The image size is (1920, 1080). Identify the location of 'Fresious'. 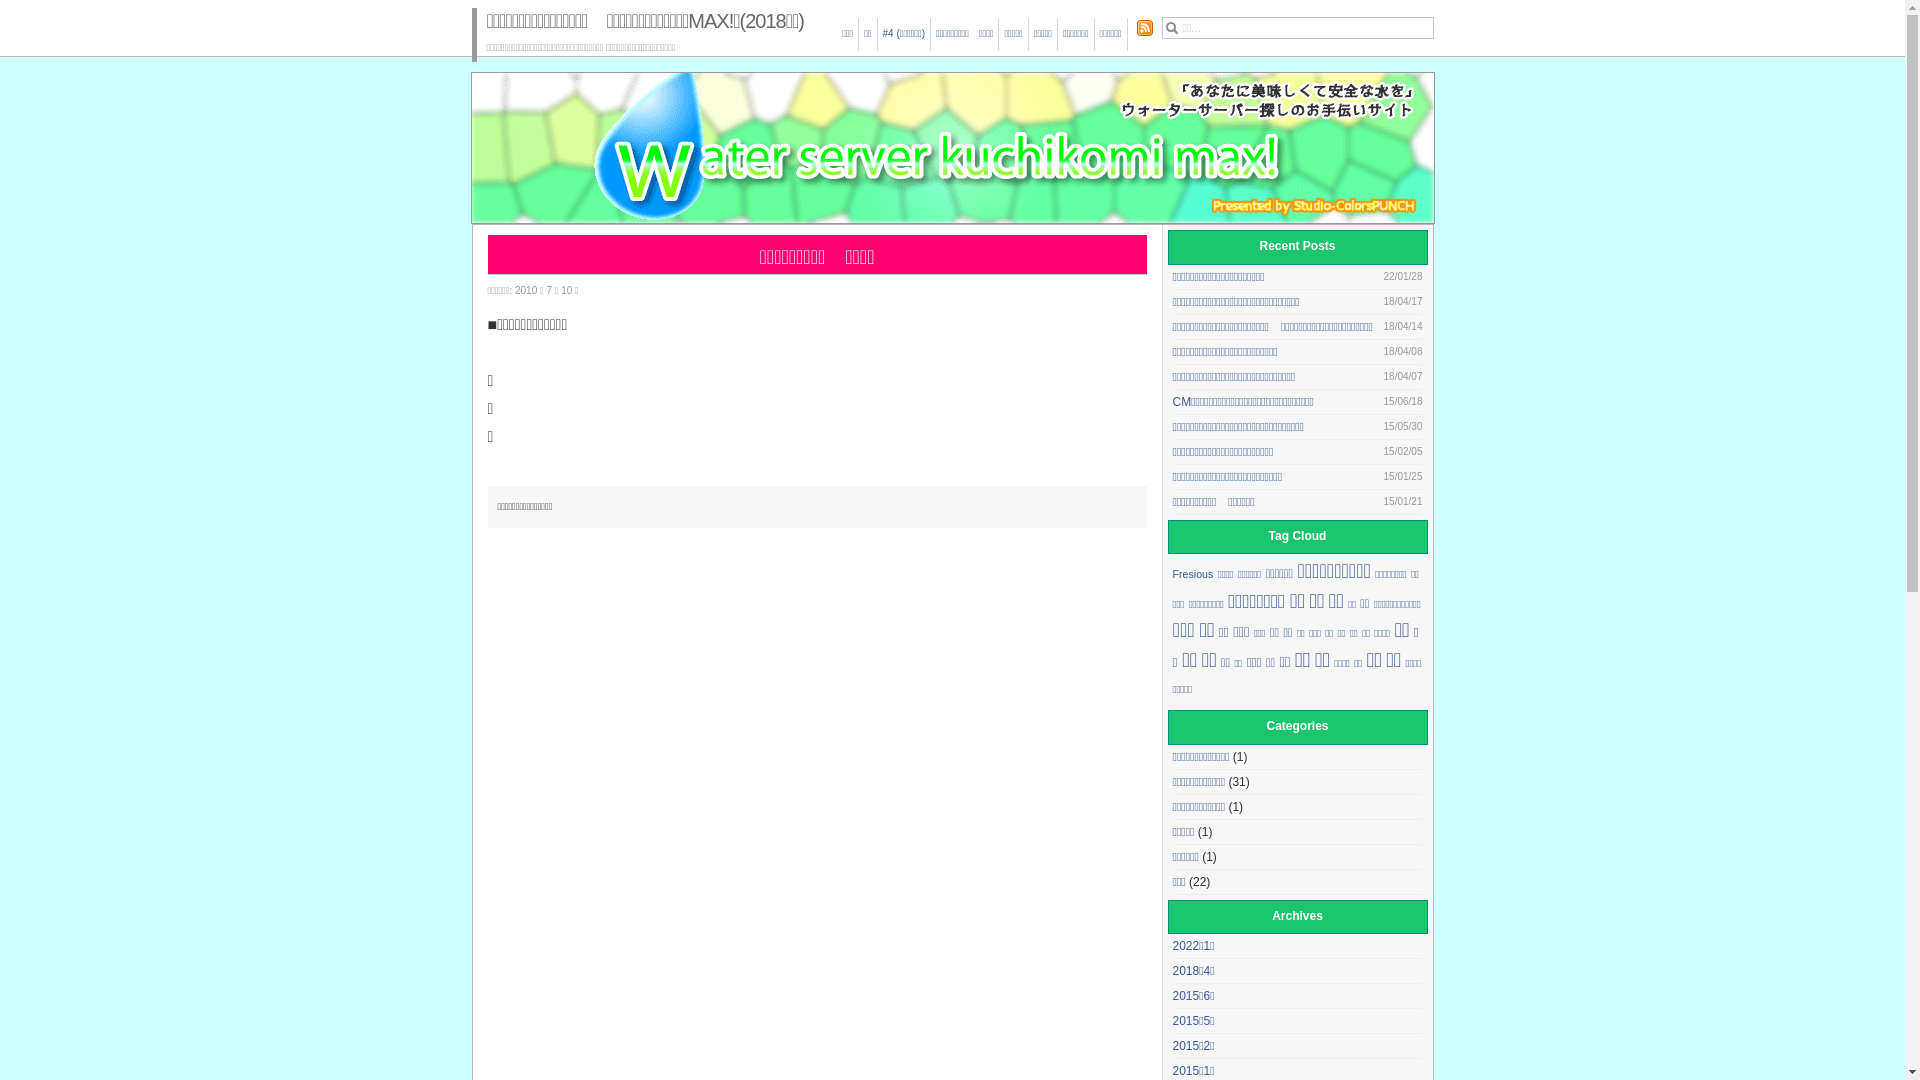
(1192, 574).